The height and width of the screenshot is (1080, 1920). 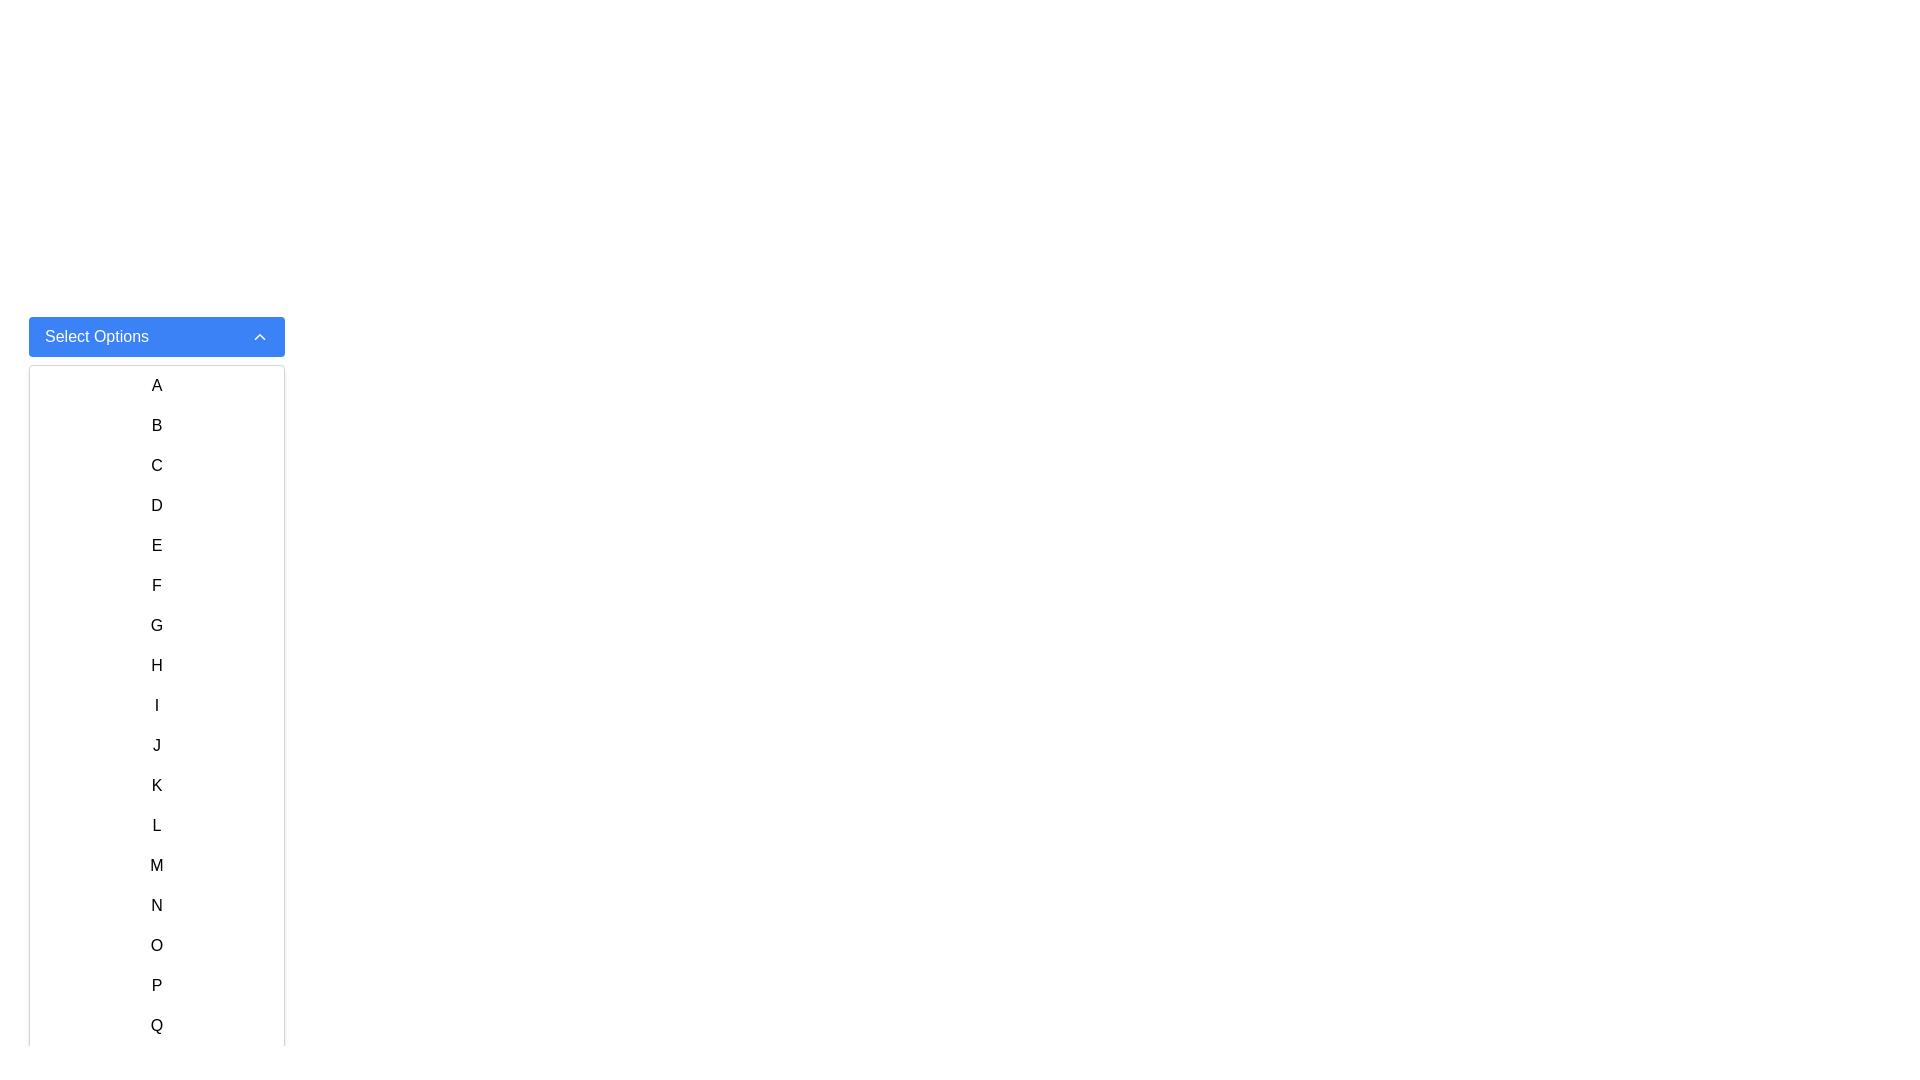 What do you see at coordinates (156, 865) in the screenshot?
I see `the list item displaying the letter 'M' in black on a white background for focus indication` at bounding box center [156, 865].